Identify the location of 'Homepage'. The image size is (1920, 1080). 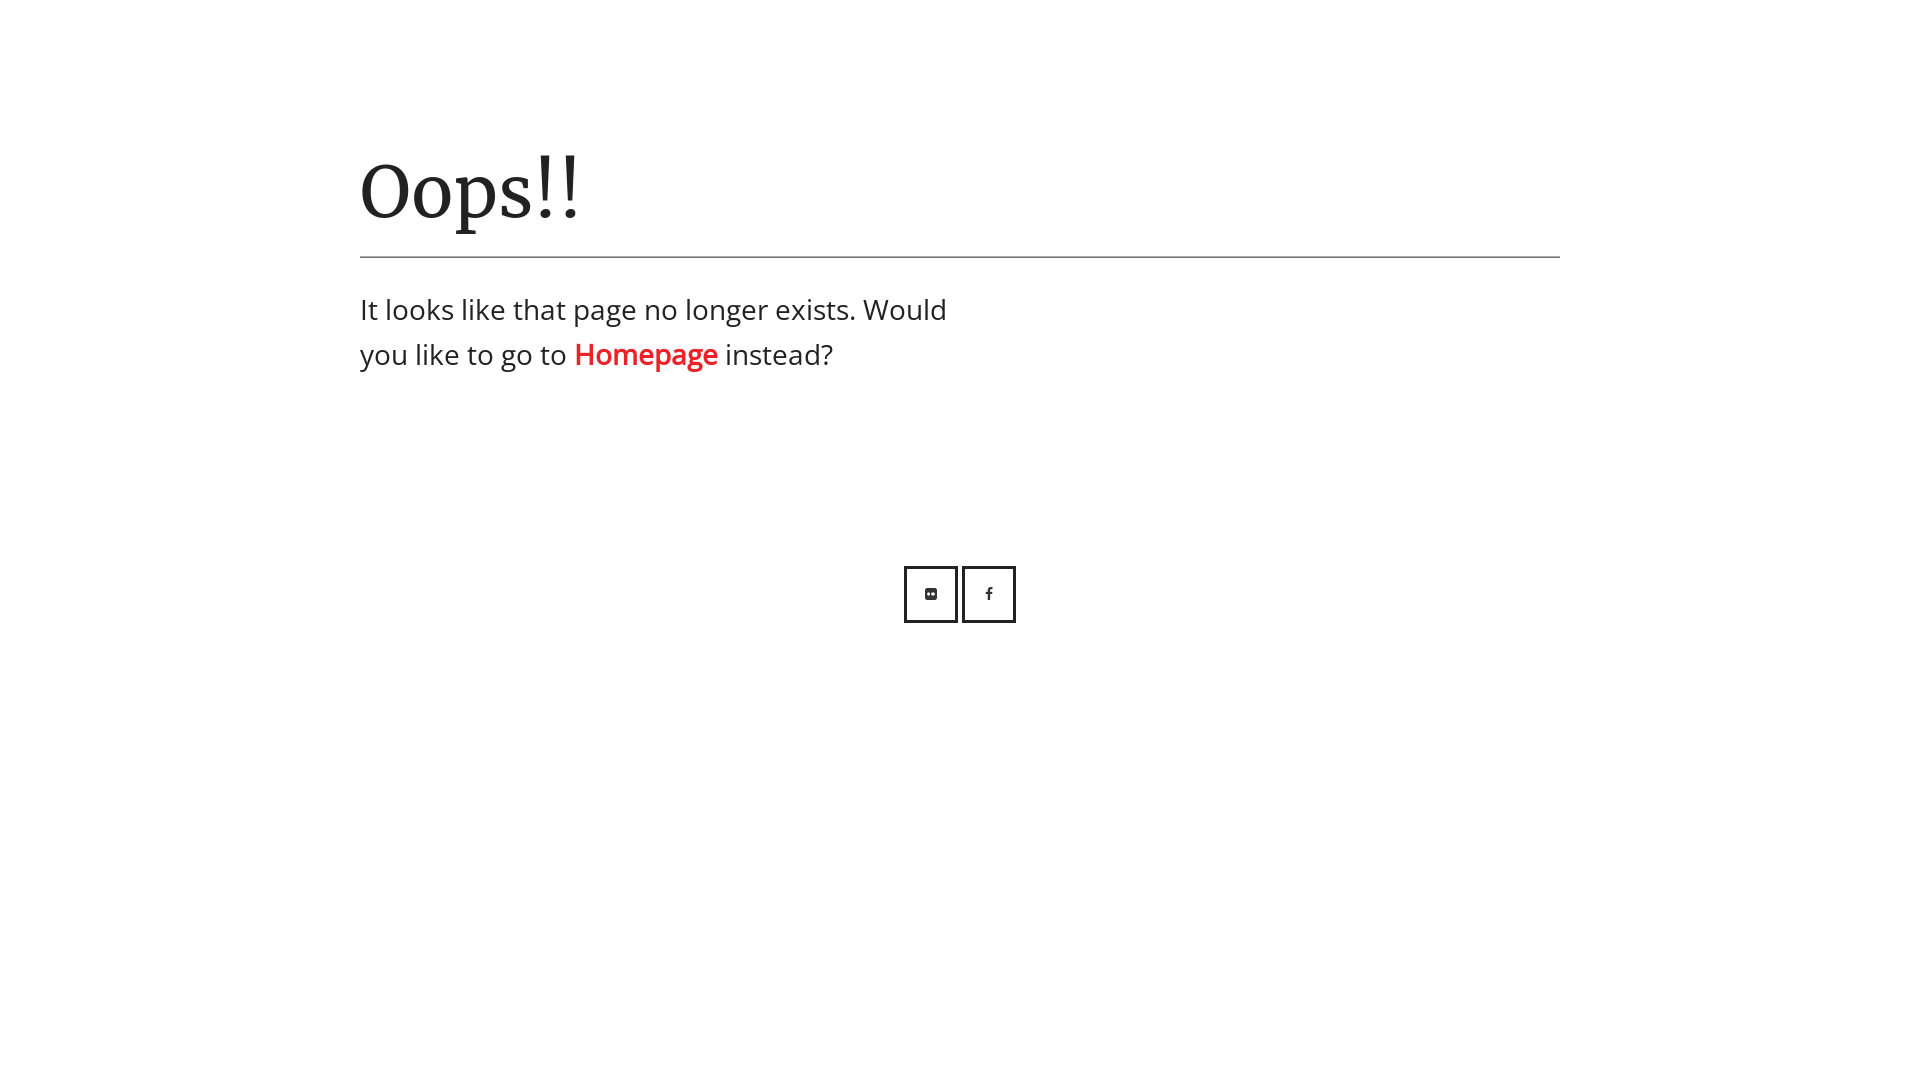
(646, 353).